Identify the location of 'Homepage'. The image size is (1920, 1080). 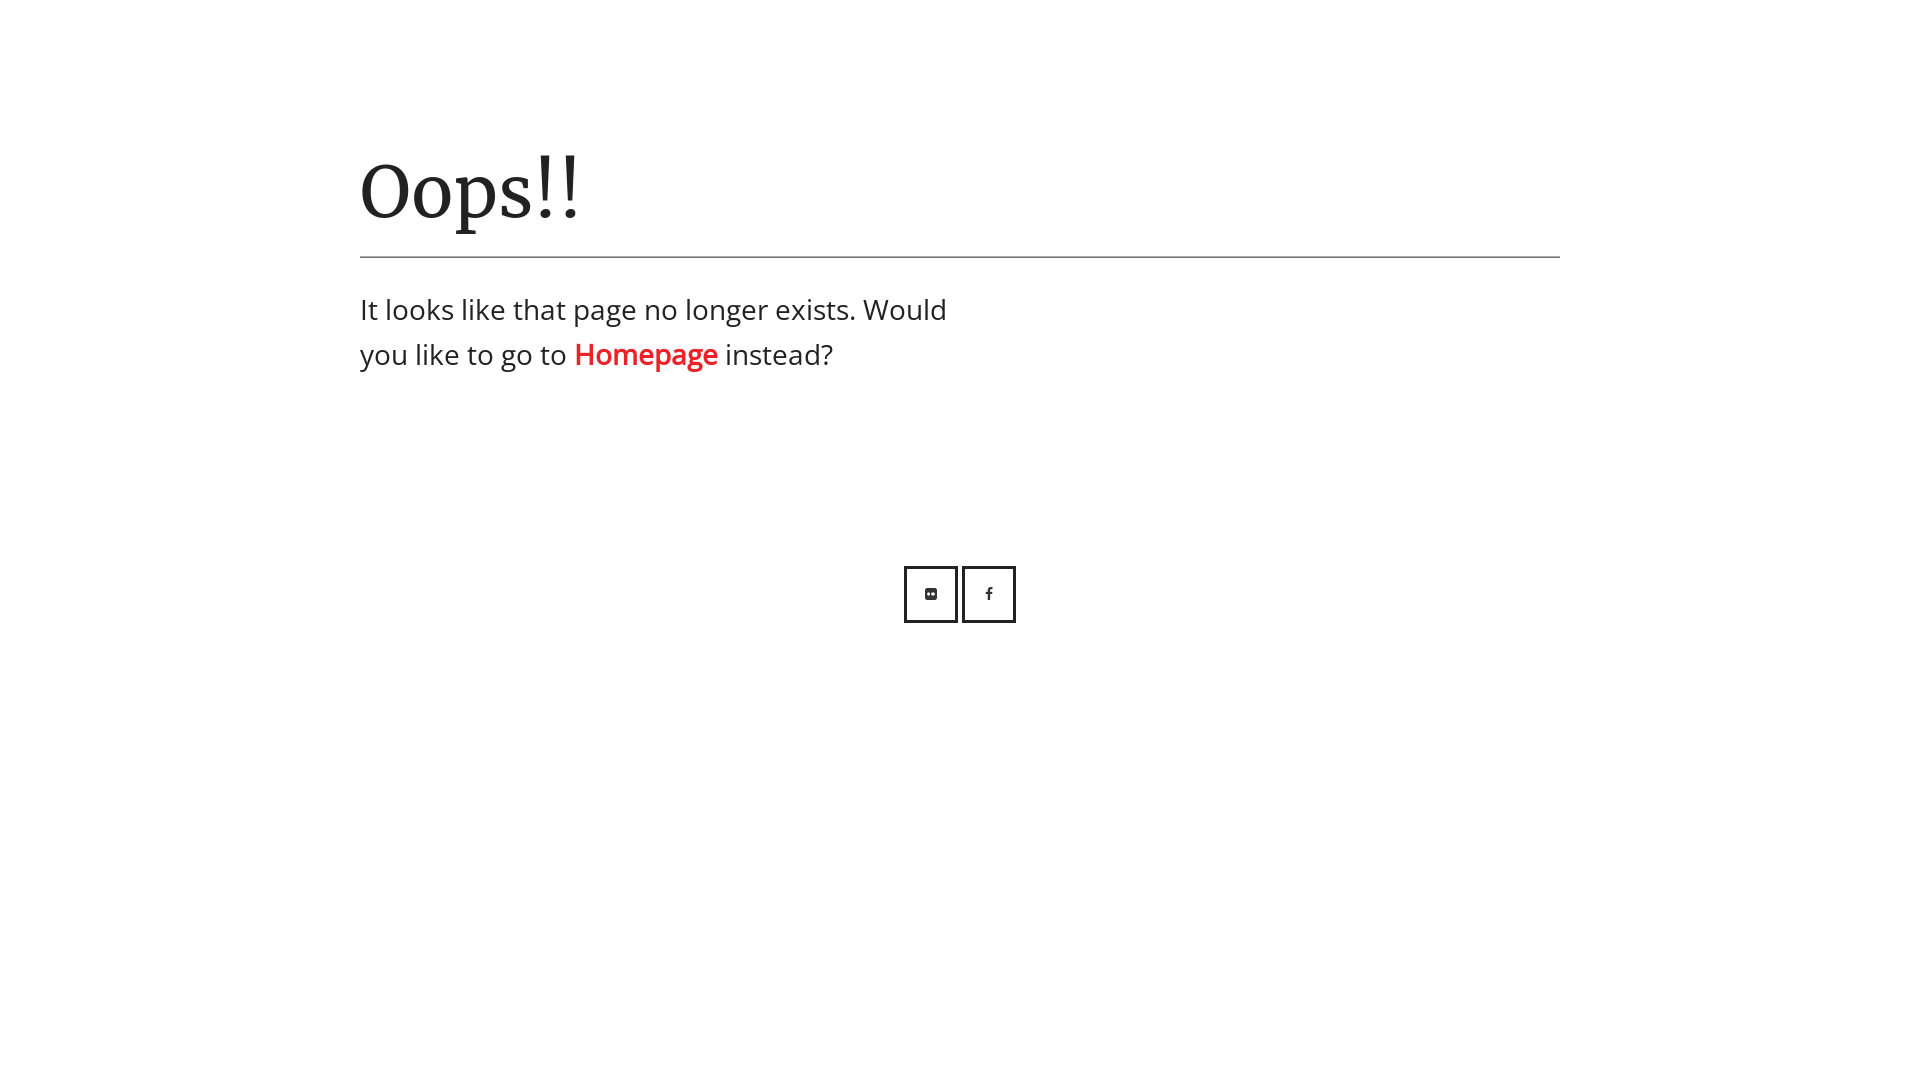
(646, 353).